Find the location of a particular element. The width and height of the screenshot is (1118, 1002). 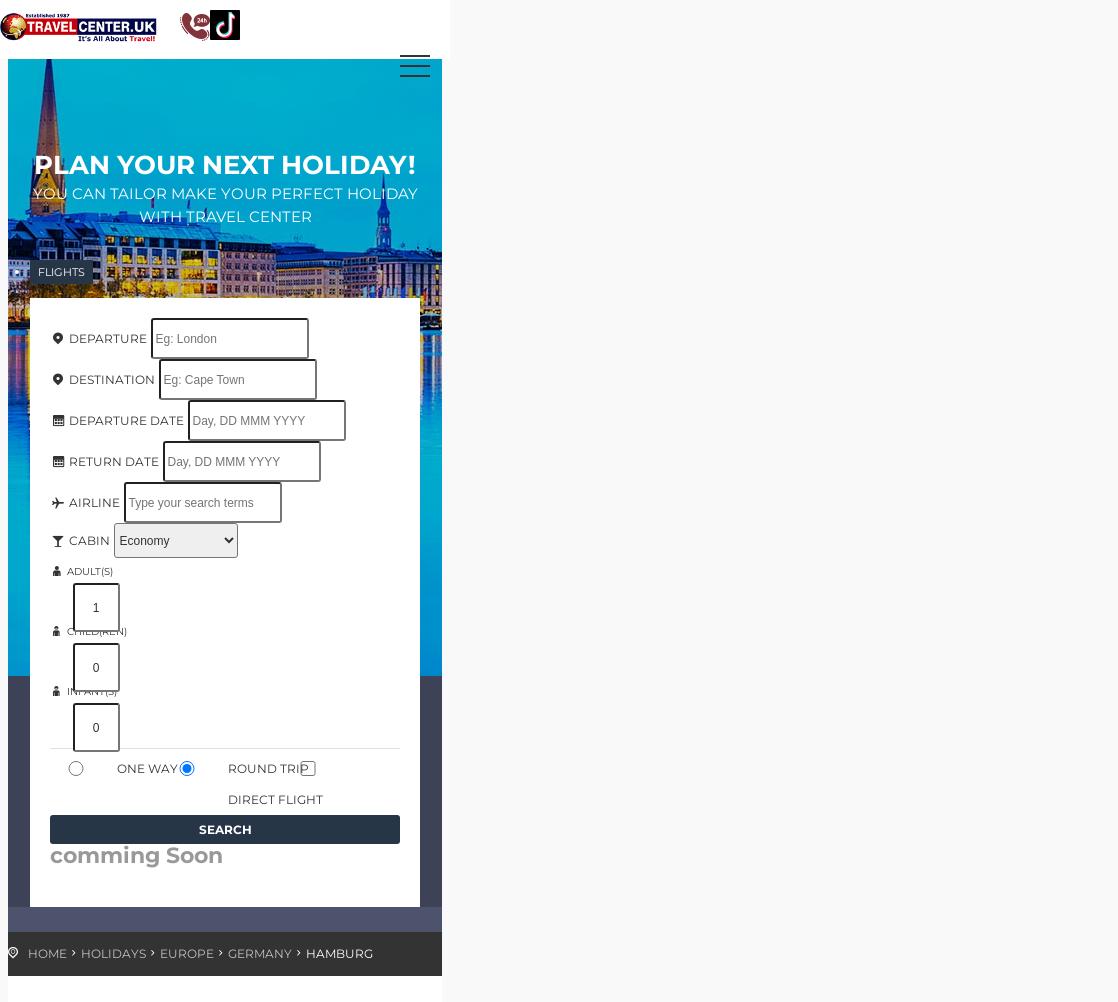

'Destination' is located at coordinates (110, 378).